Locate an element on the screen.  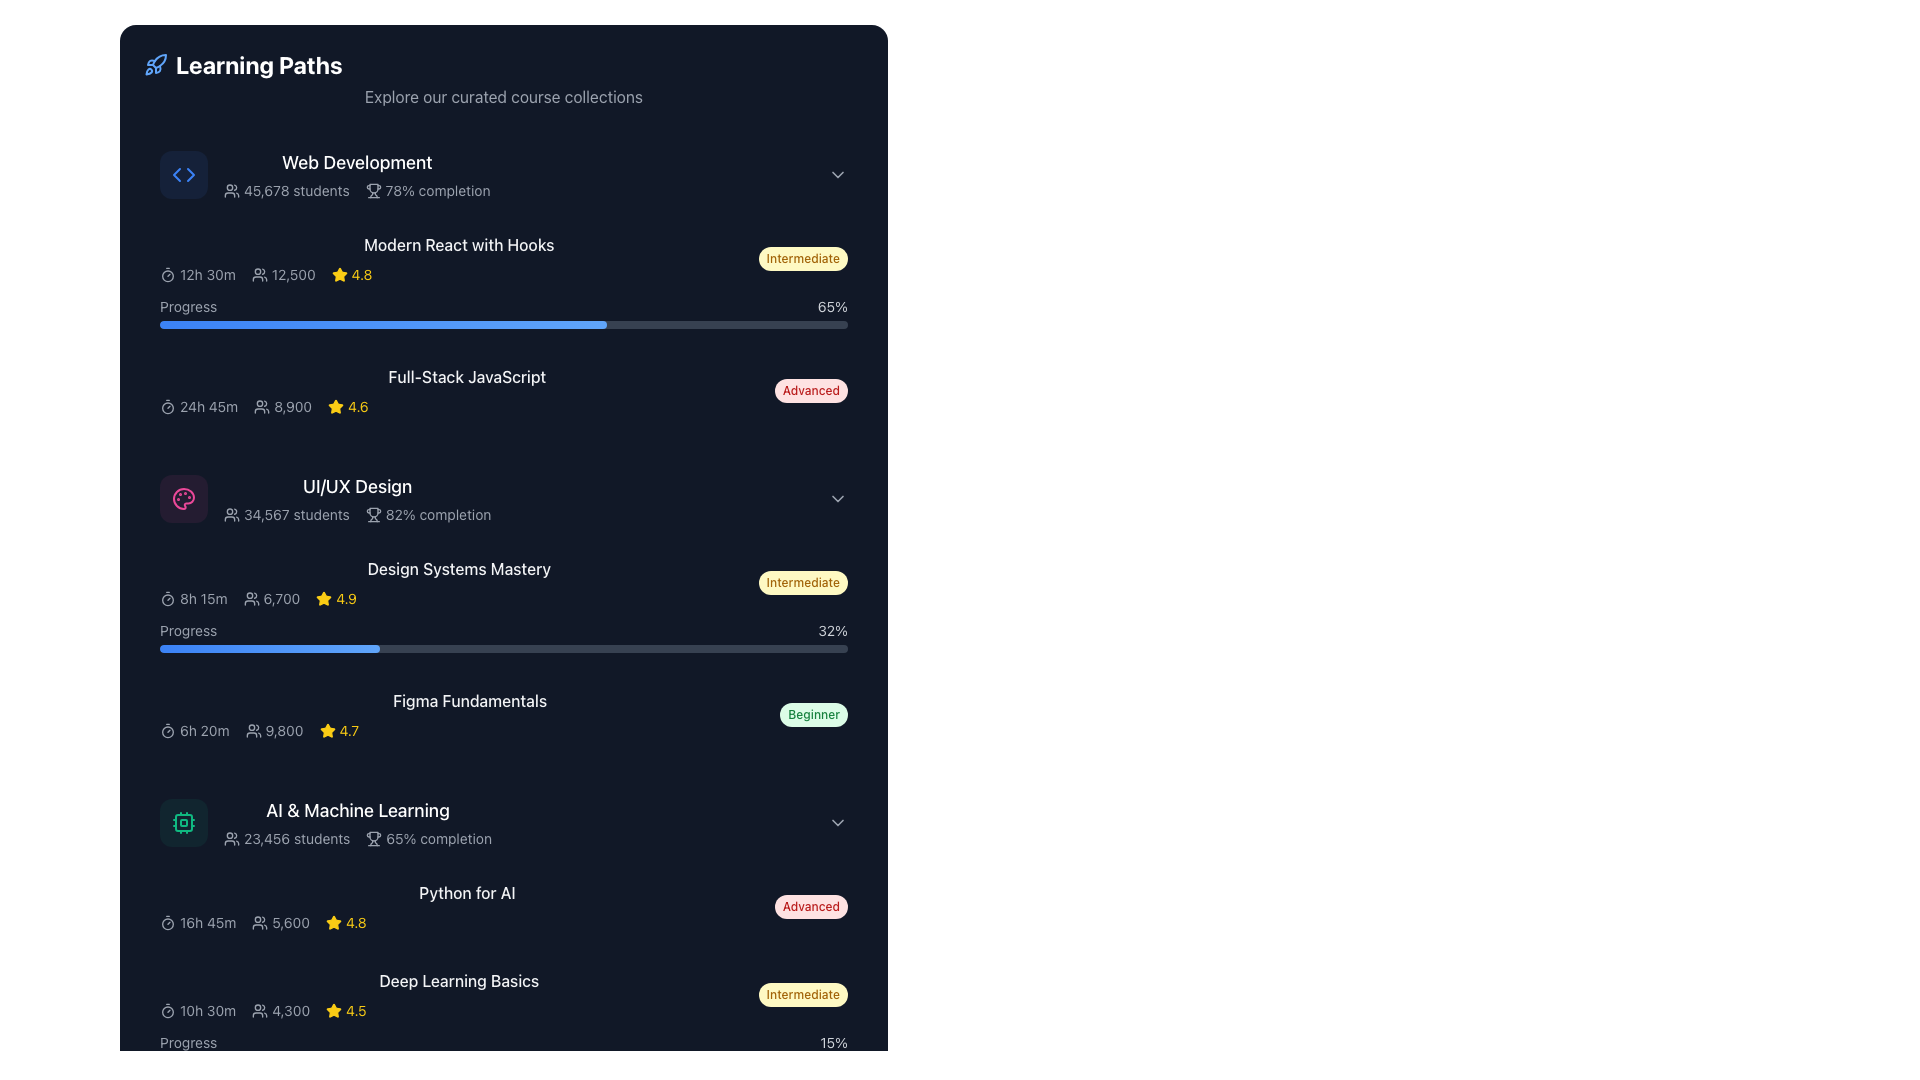
the text label serving as the title for the second listed course in the 'Learning Paths' section for accessibility is located at coordinates (466, 377).